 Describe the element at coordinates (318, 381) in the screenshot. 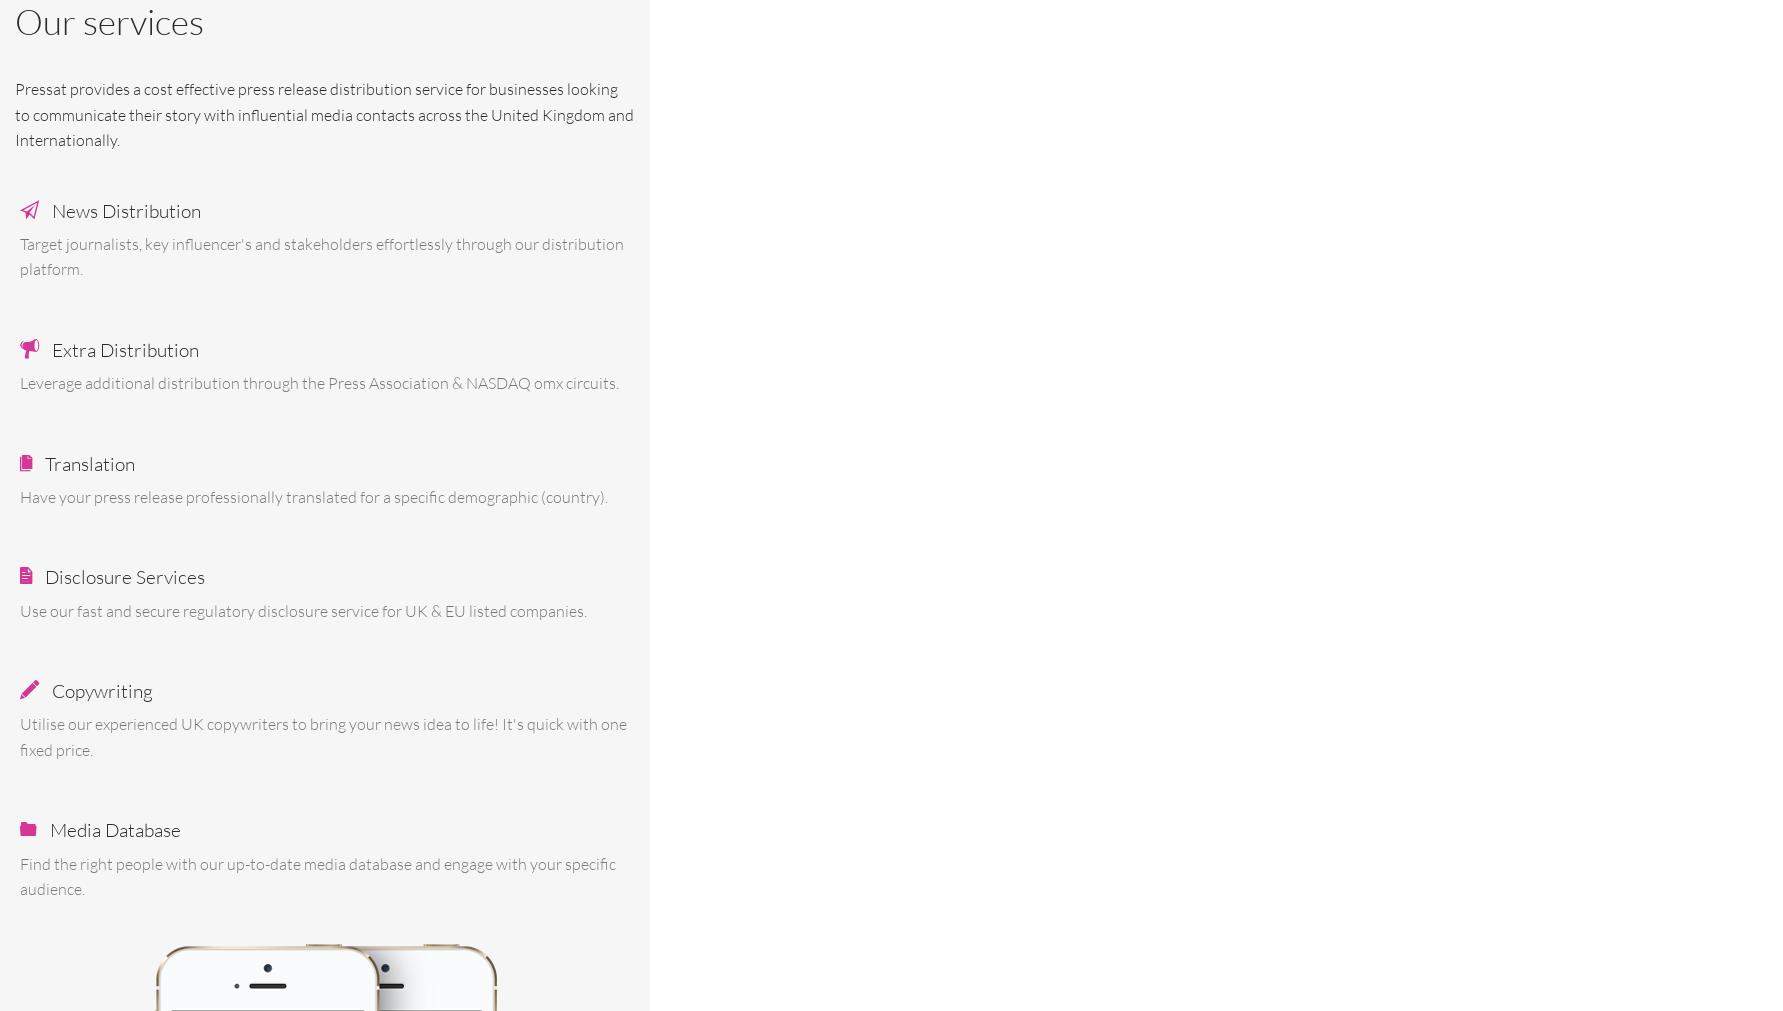

I see `'Leverage additional distribution through the Press Association & NASDAQ omx circuits.'` at that location.